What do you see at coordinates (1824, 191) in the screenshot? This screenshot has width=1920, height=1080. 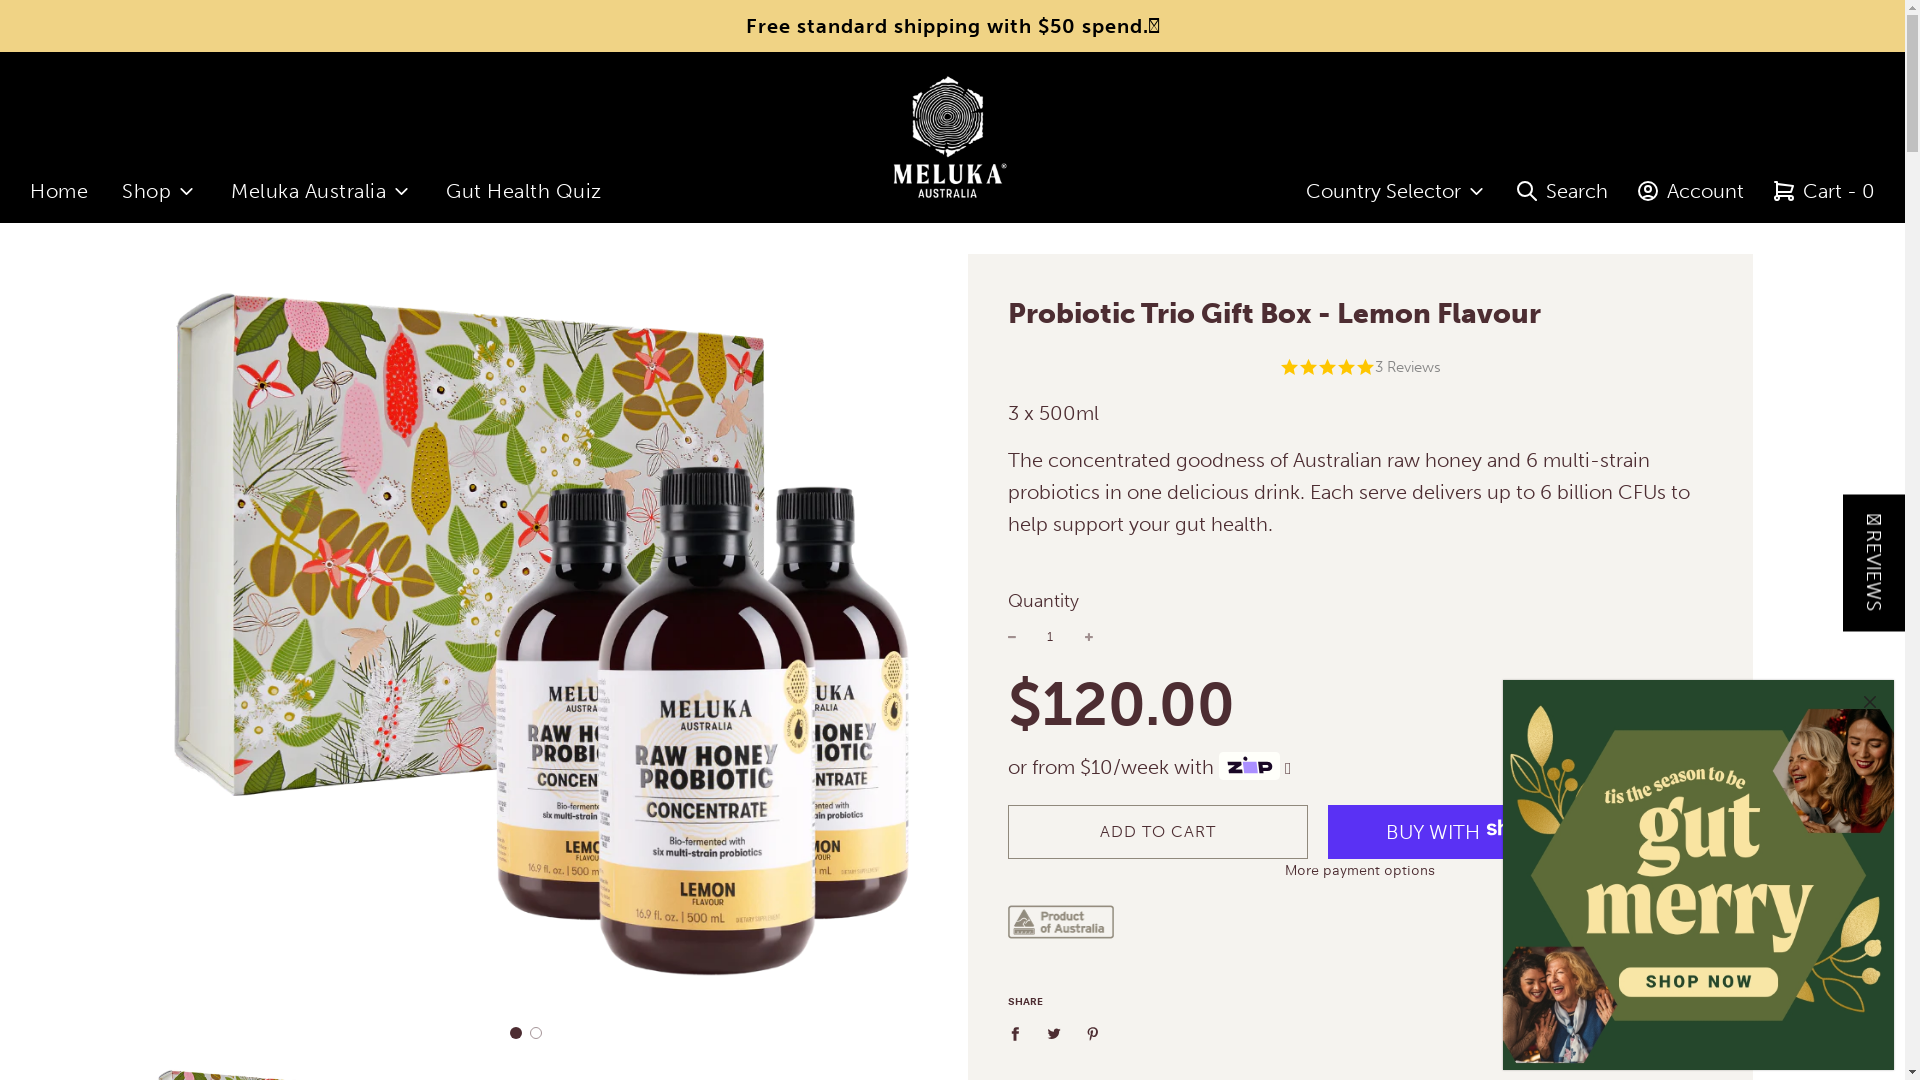 I see `'Cart - 0'` at bounding box center [1824, 191].